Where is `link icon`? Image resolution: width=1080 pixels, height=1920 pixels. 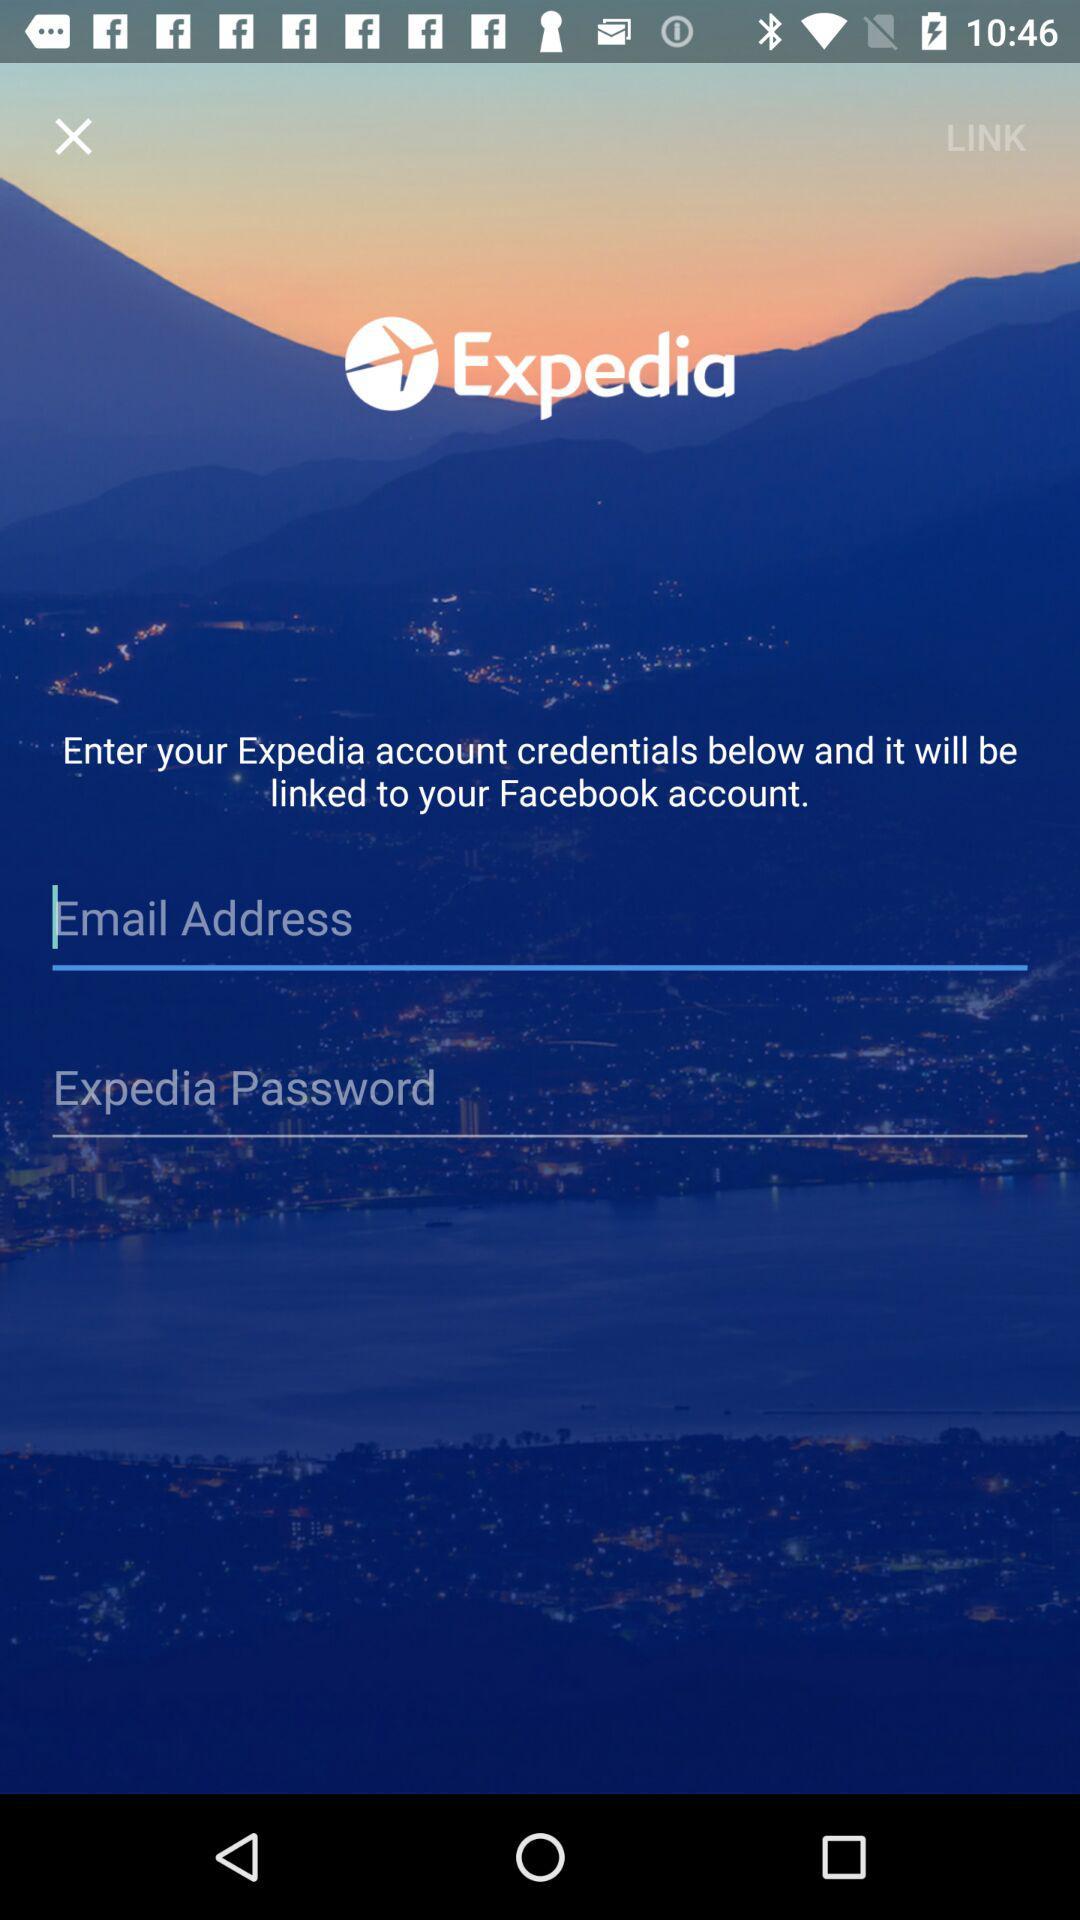
link icon is located at coordinates (984, 135).